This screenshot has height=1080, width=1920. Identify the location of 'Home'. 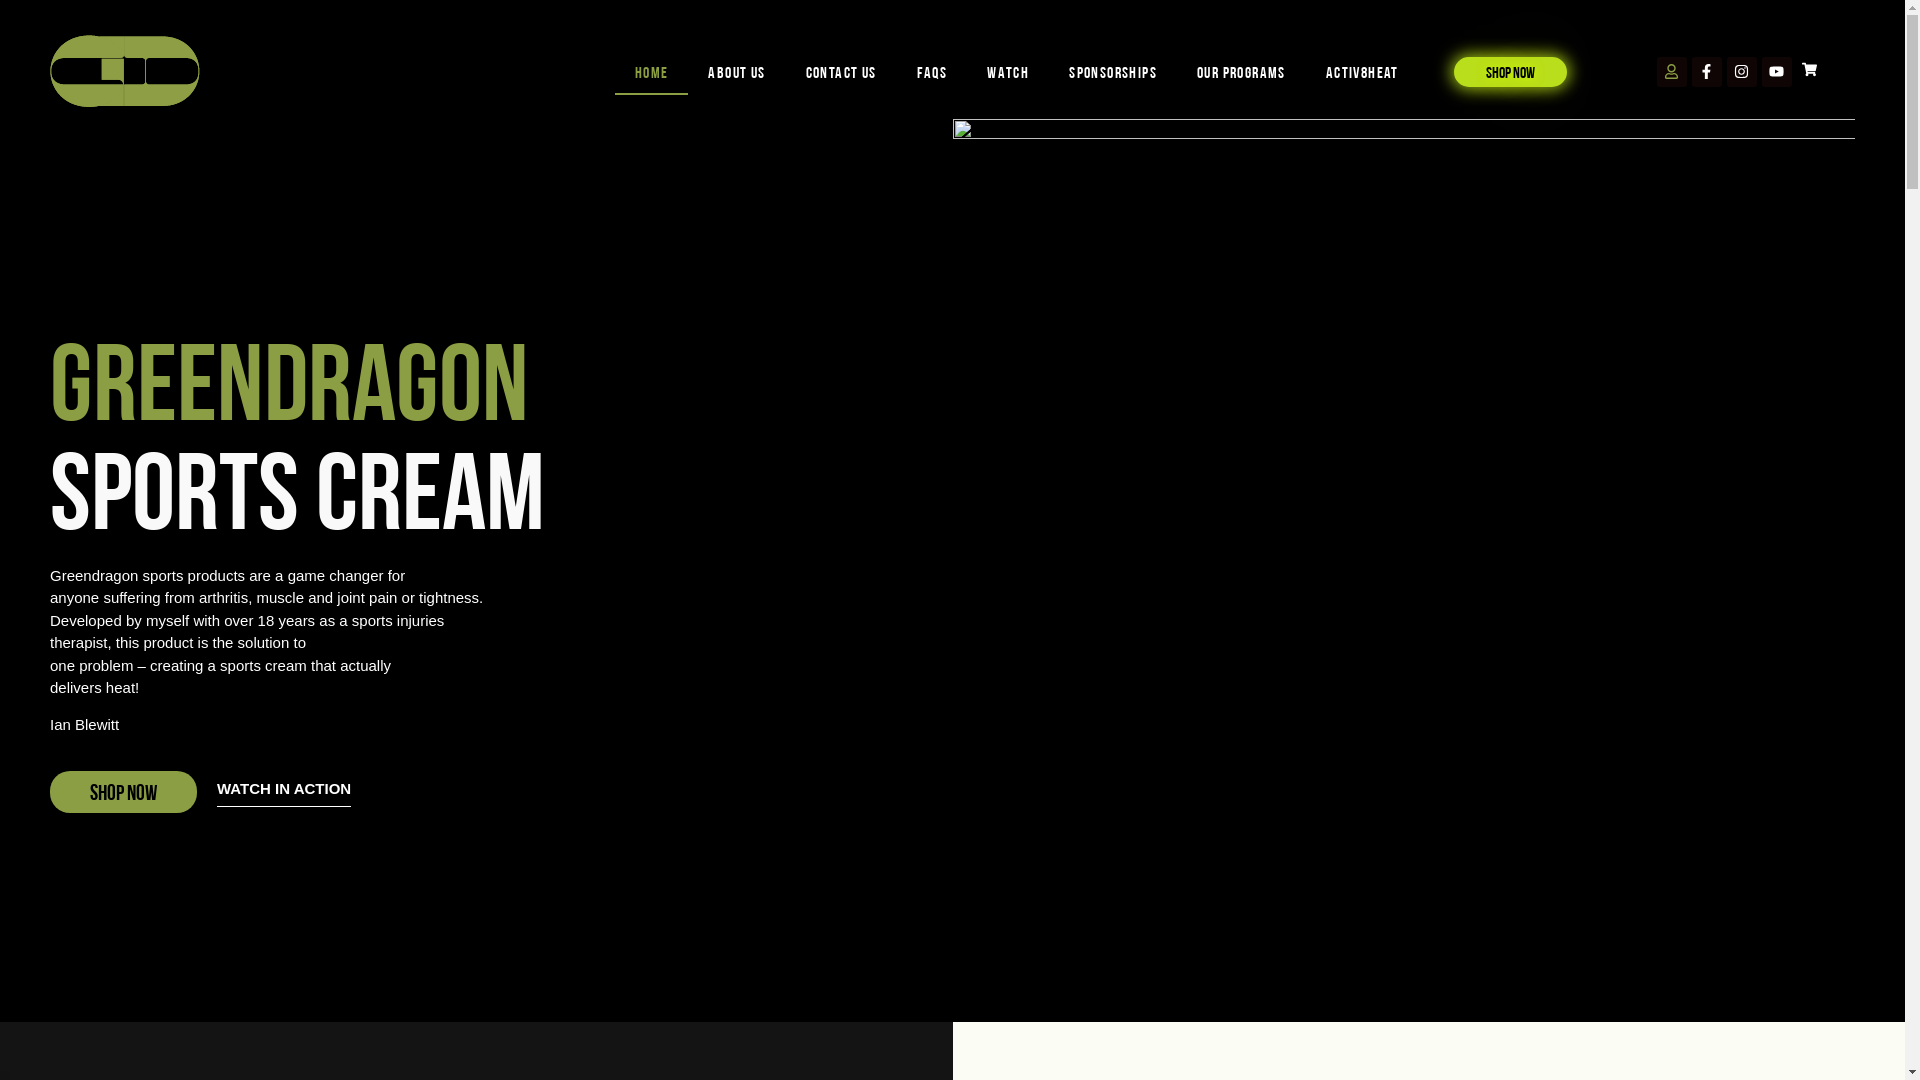
(652, 69).